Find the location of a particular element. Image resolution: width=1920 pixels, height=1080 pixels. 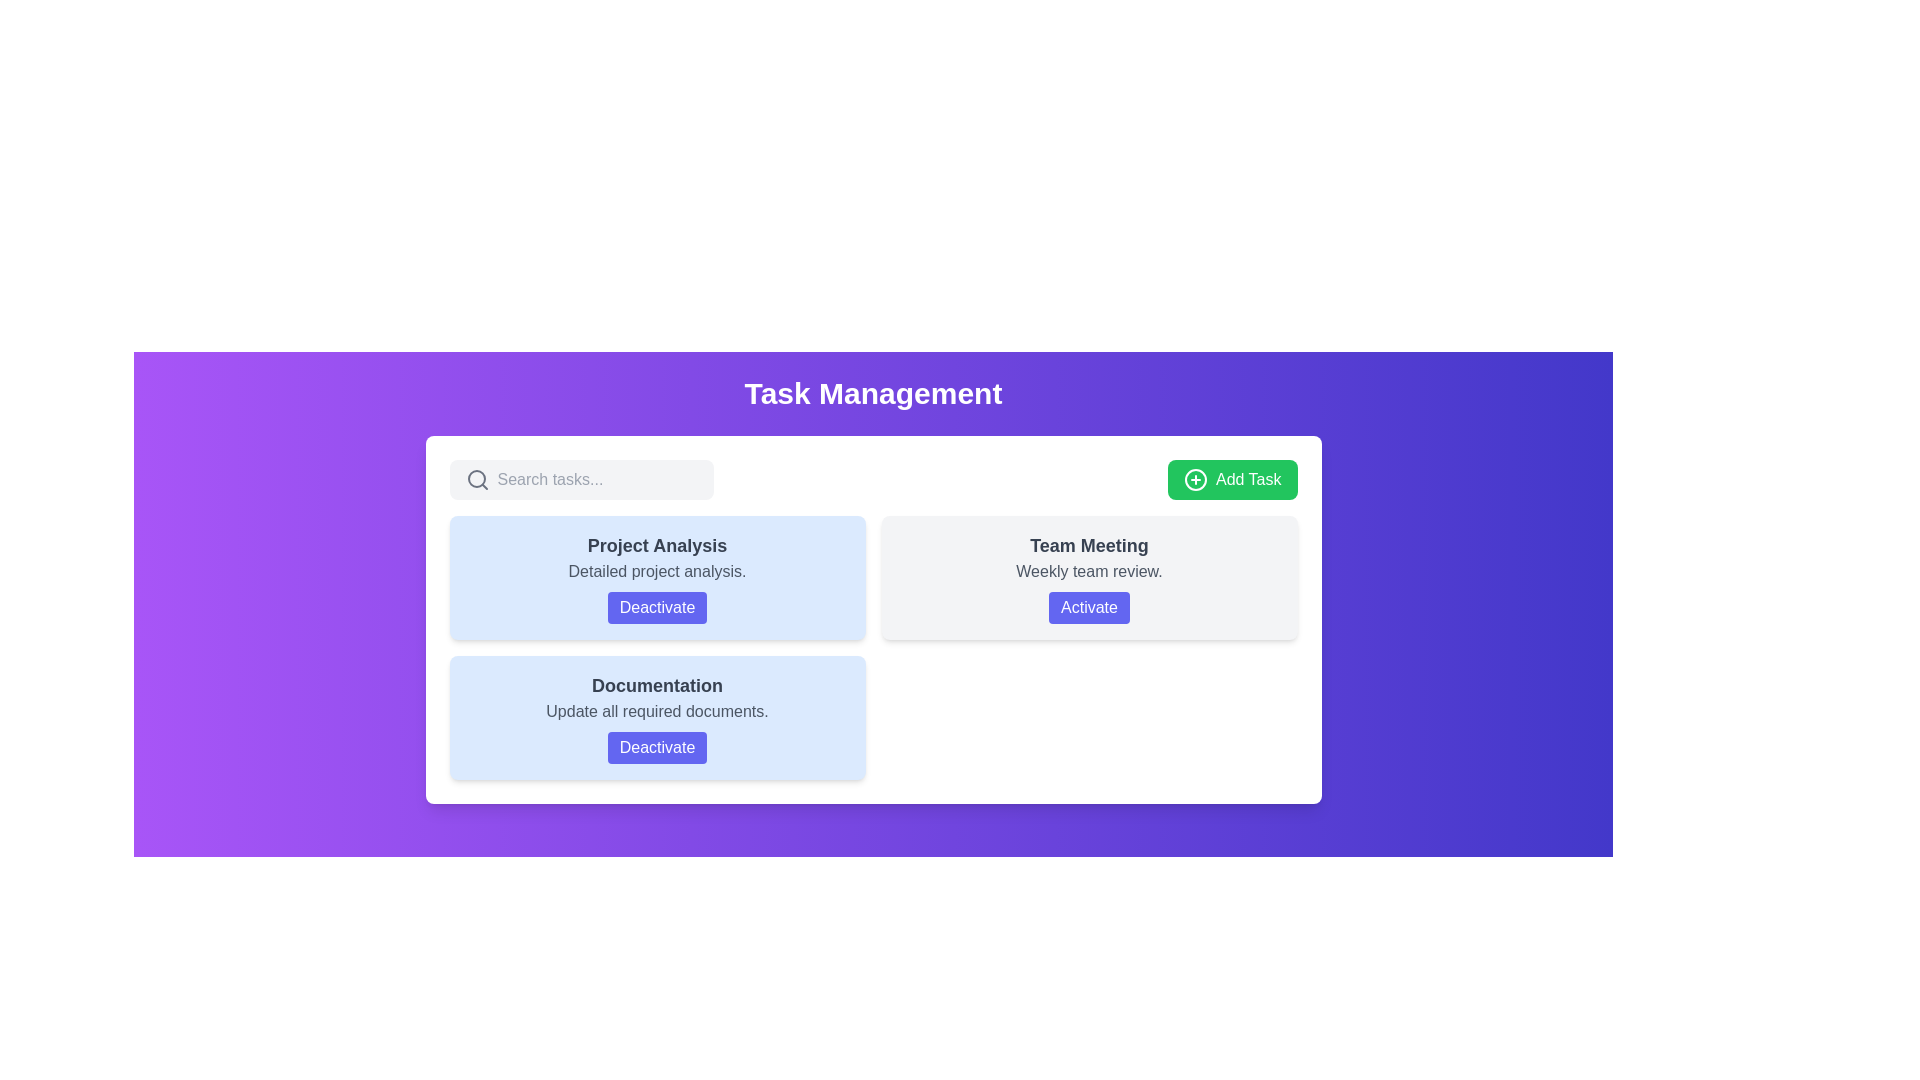

the circular icon representing a plus symbol at the center of the green 'Add Task' button located at the top right of the interface is located at coordinates (1195, 479).